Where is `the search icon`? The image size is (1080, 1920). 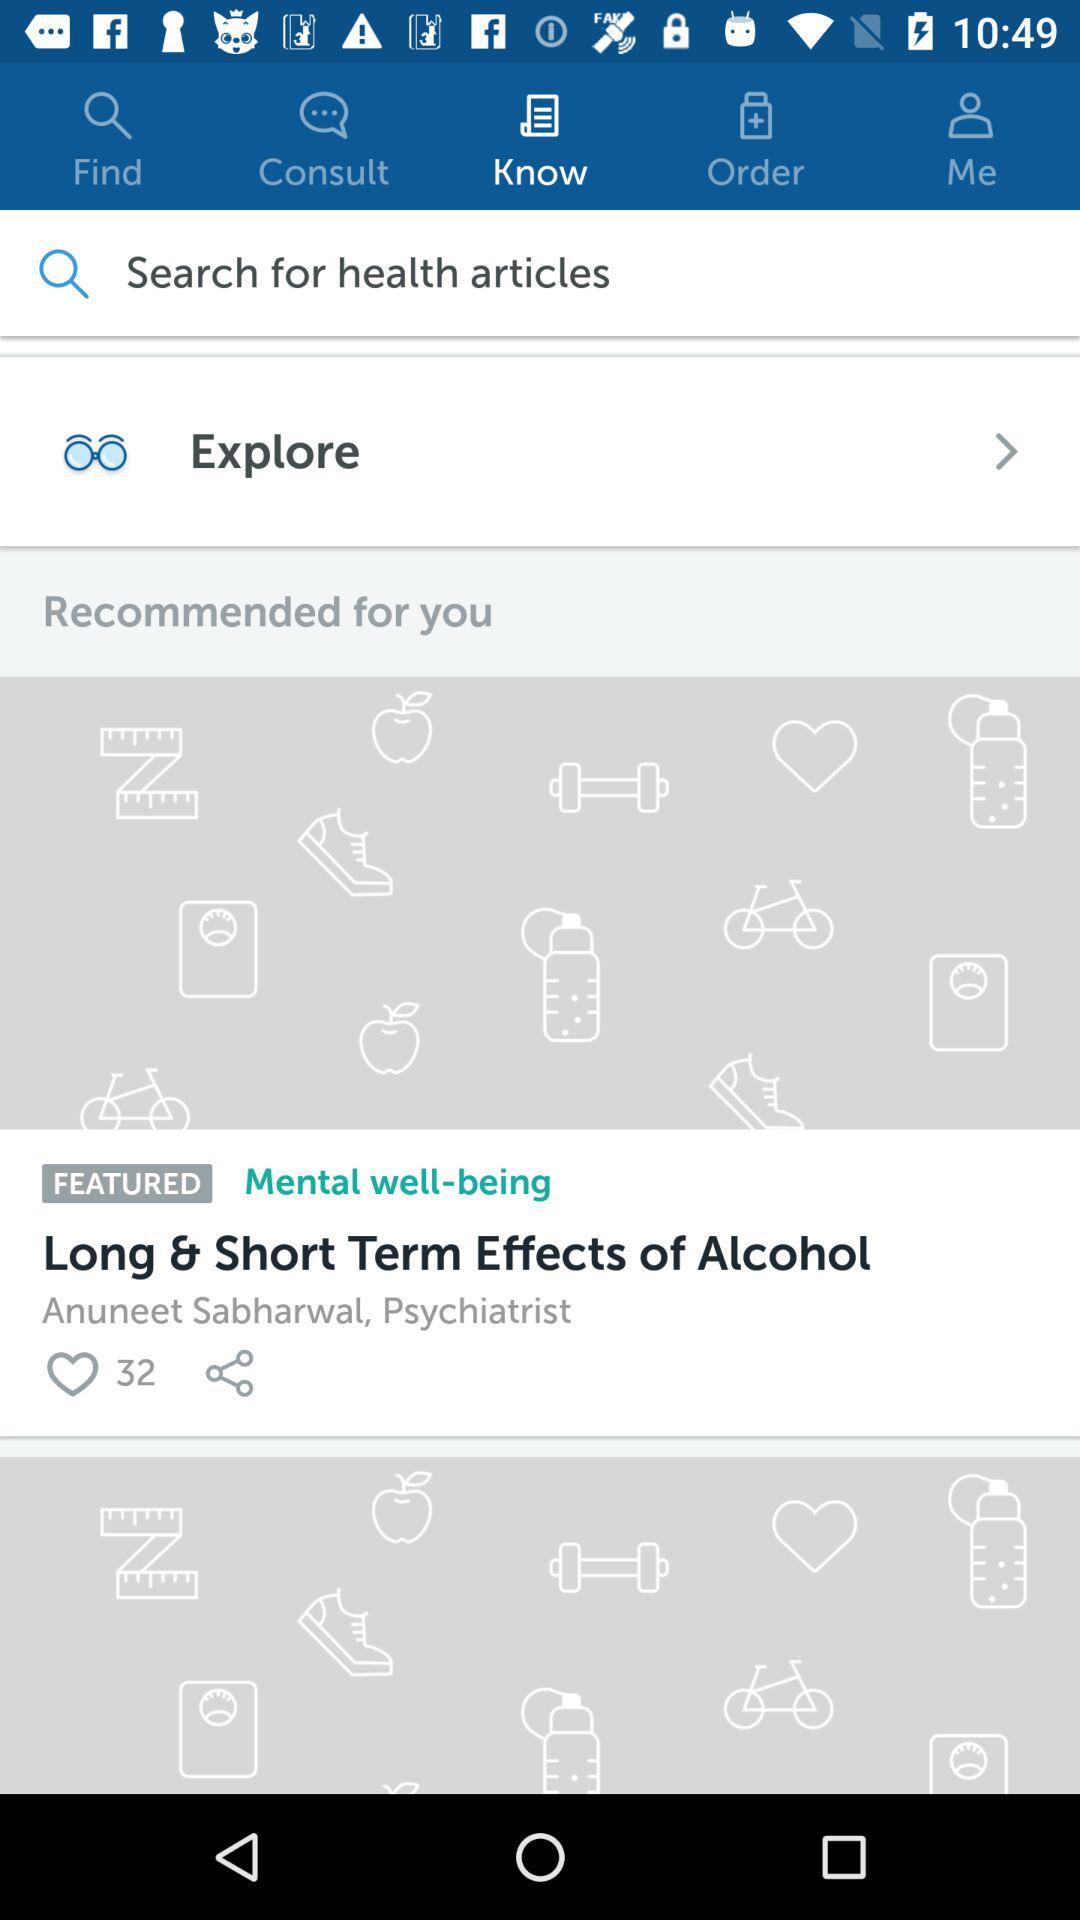
the search icon is located at coordinates (61, 272).